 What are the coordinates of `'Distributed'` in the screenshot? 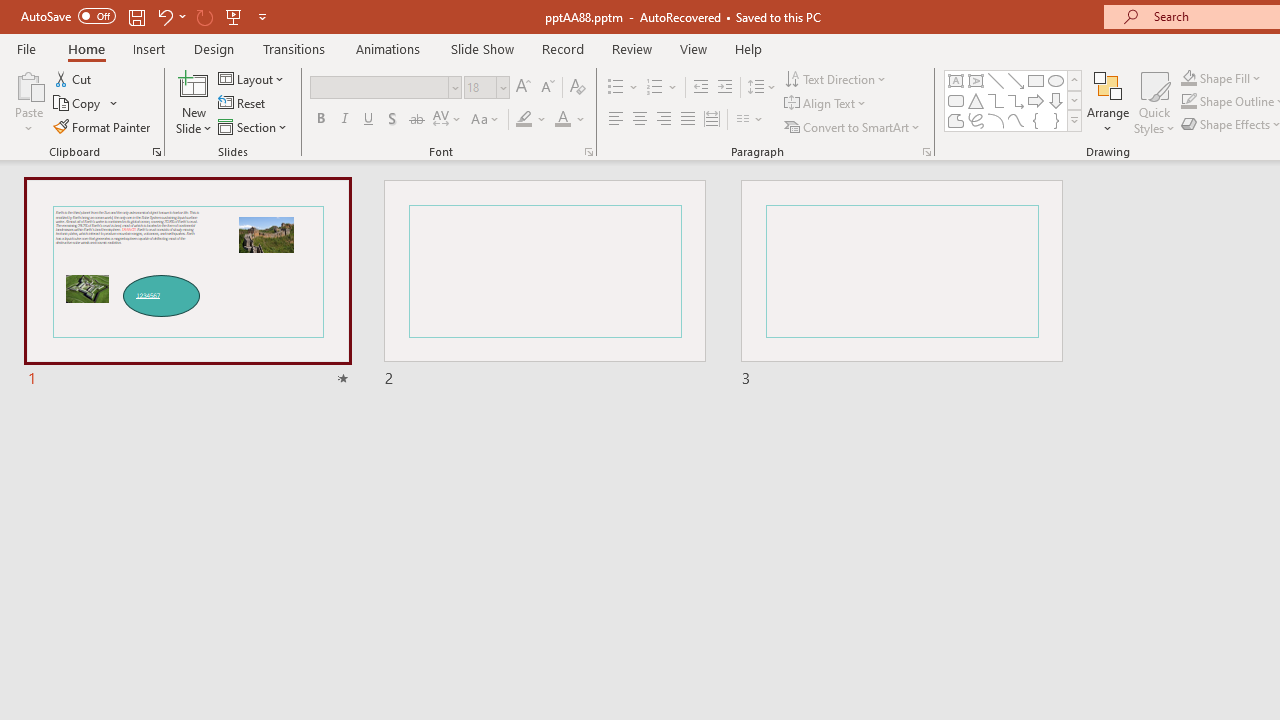 It's located at (712, 119).